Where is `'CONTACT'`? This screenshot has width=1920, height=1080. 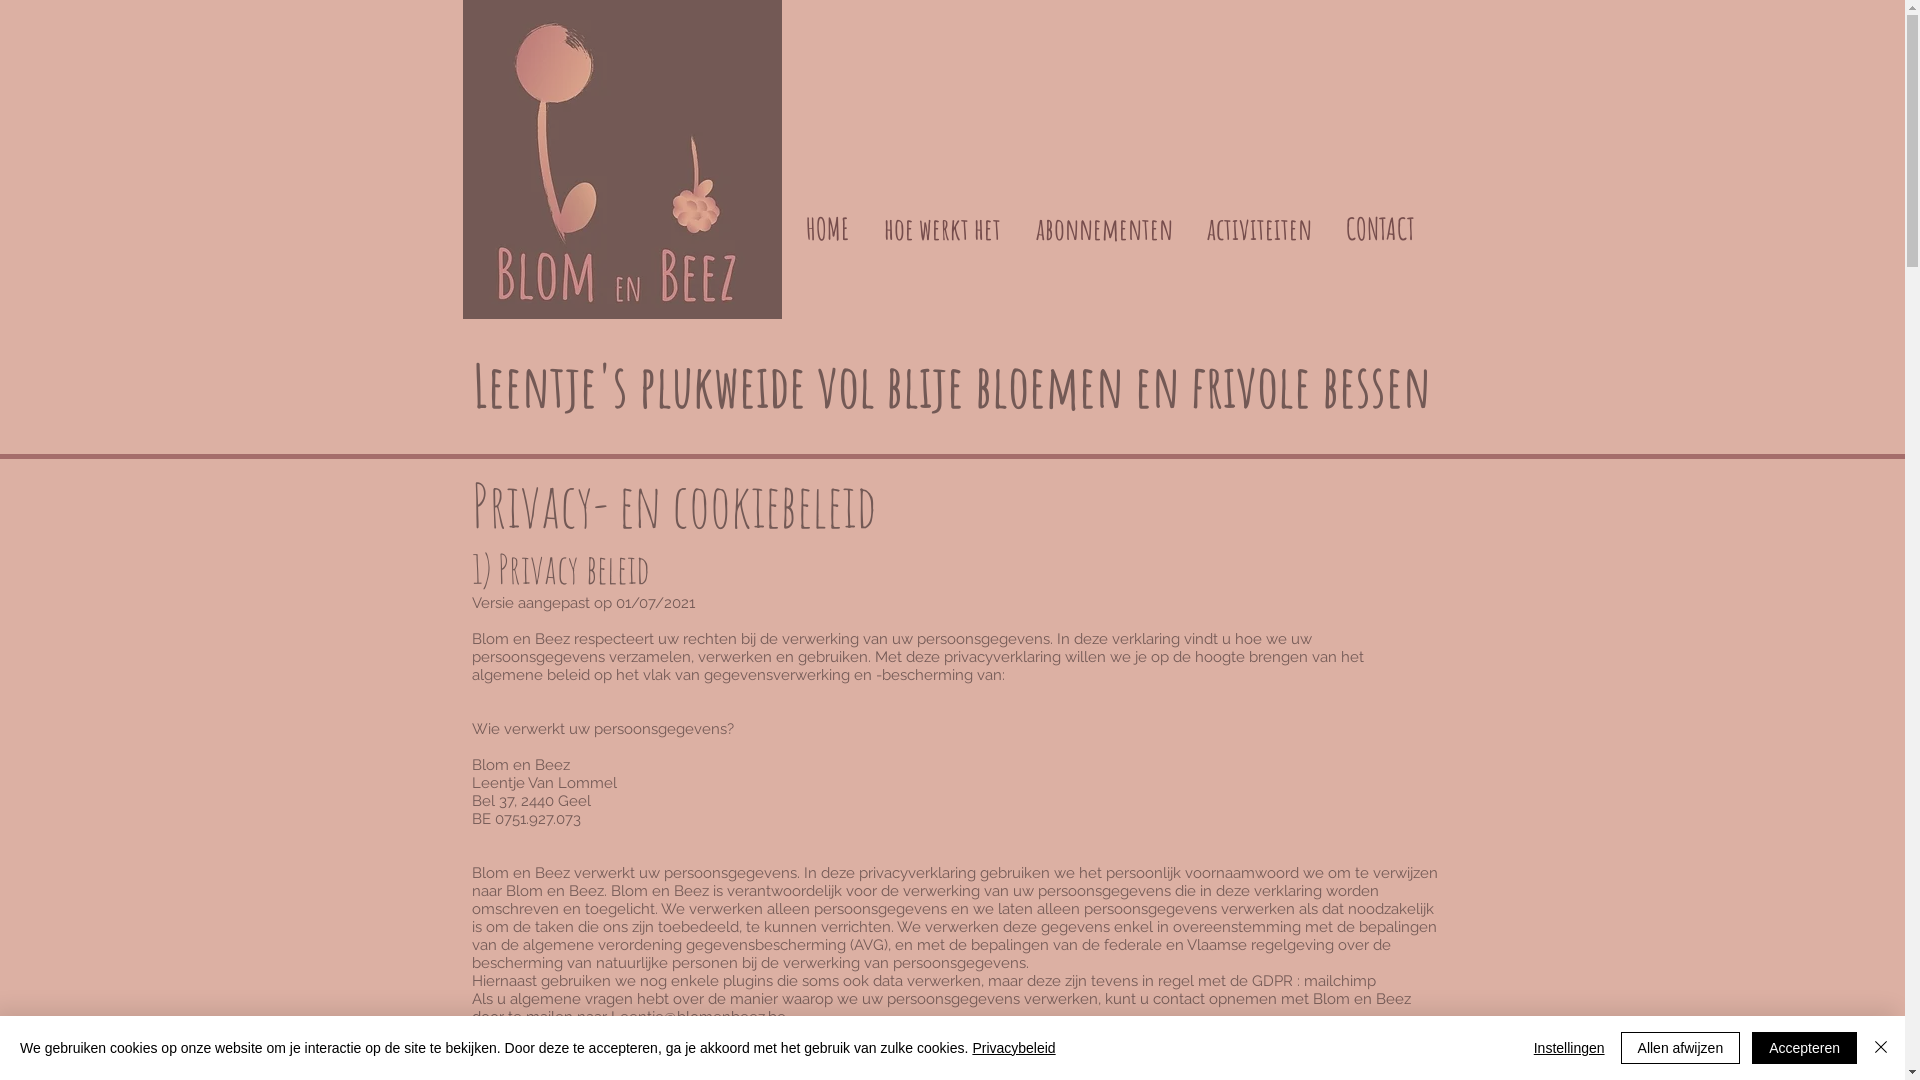
'CONTACT' is located at coordinates (1328, 227).